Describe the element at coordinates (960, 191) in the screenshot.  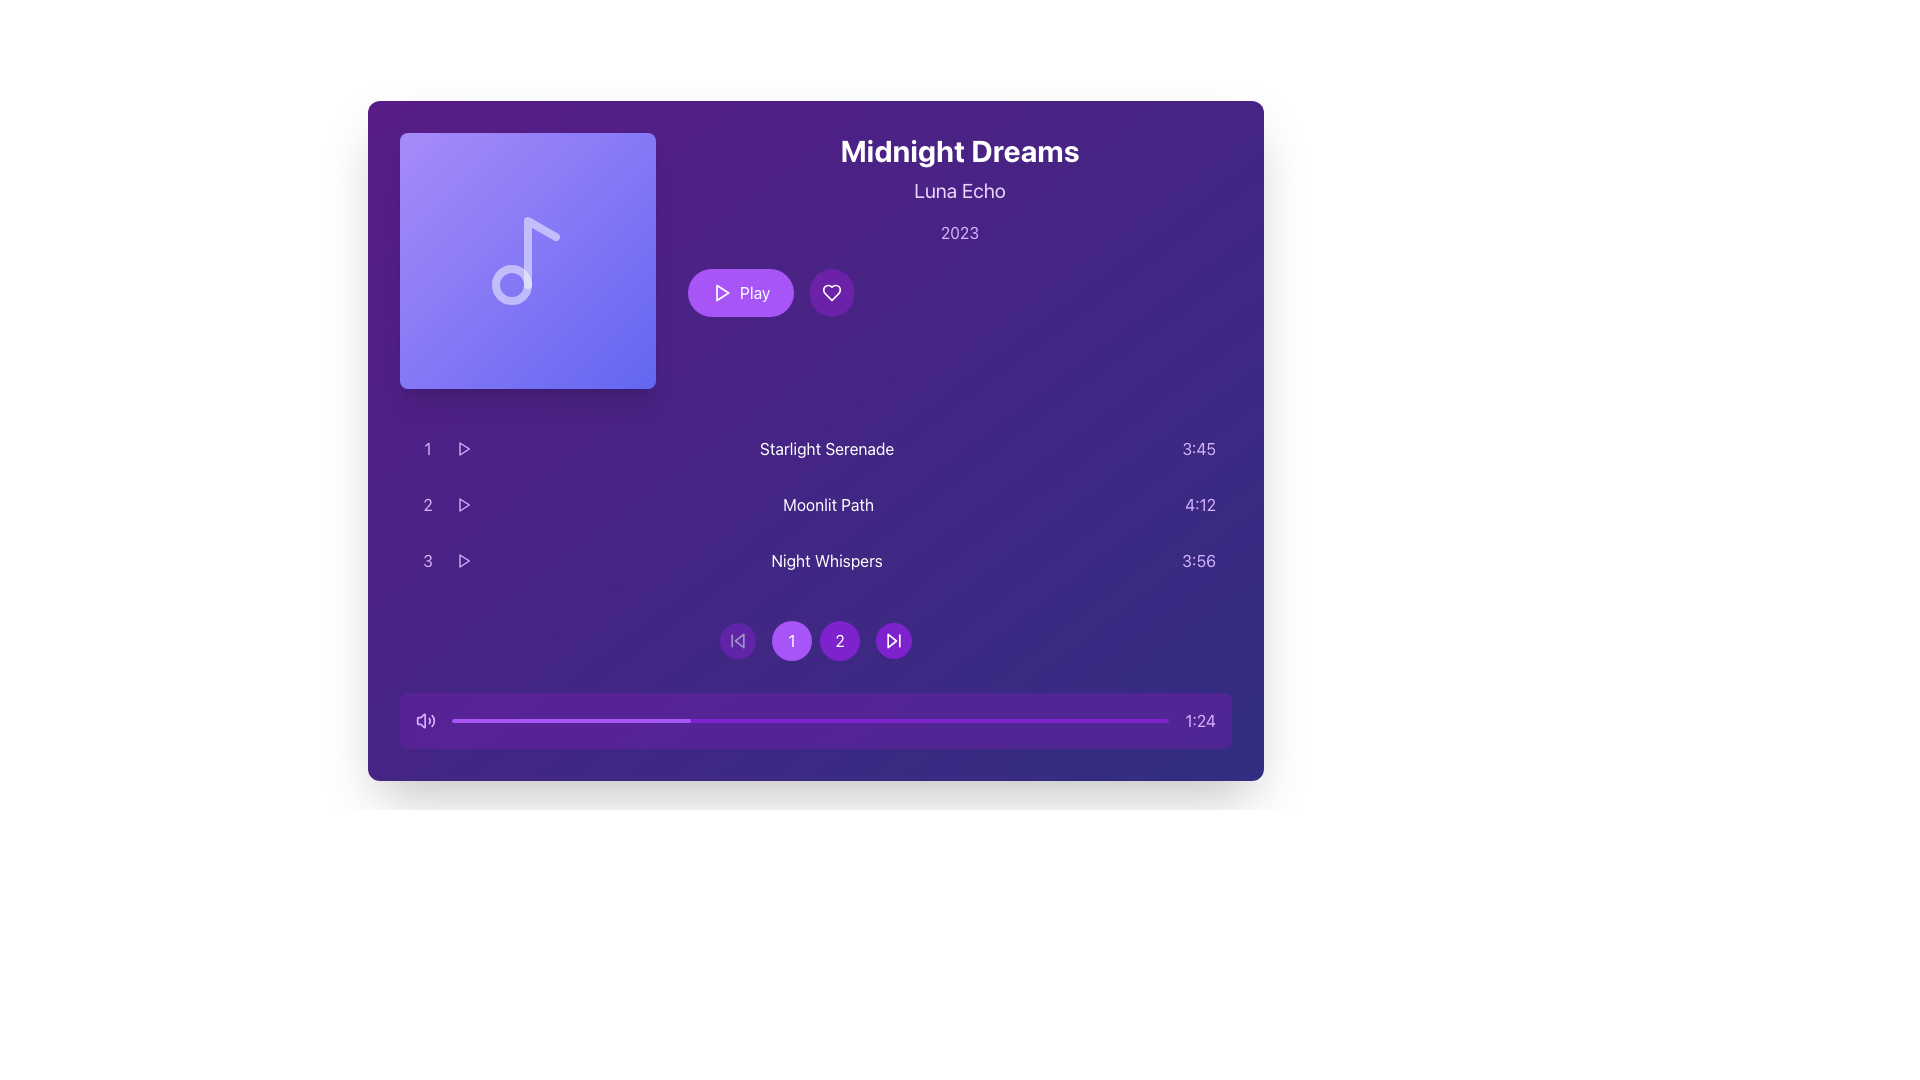
I see `the text display labeled 'Luna Echo', which is styled in light purple color and bold typeface, positioned centrally between 'Midnight Dreams' and '2023'` at that location.